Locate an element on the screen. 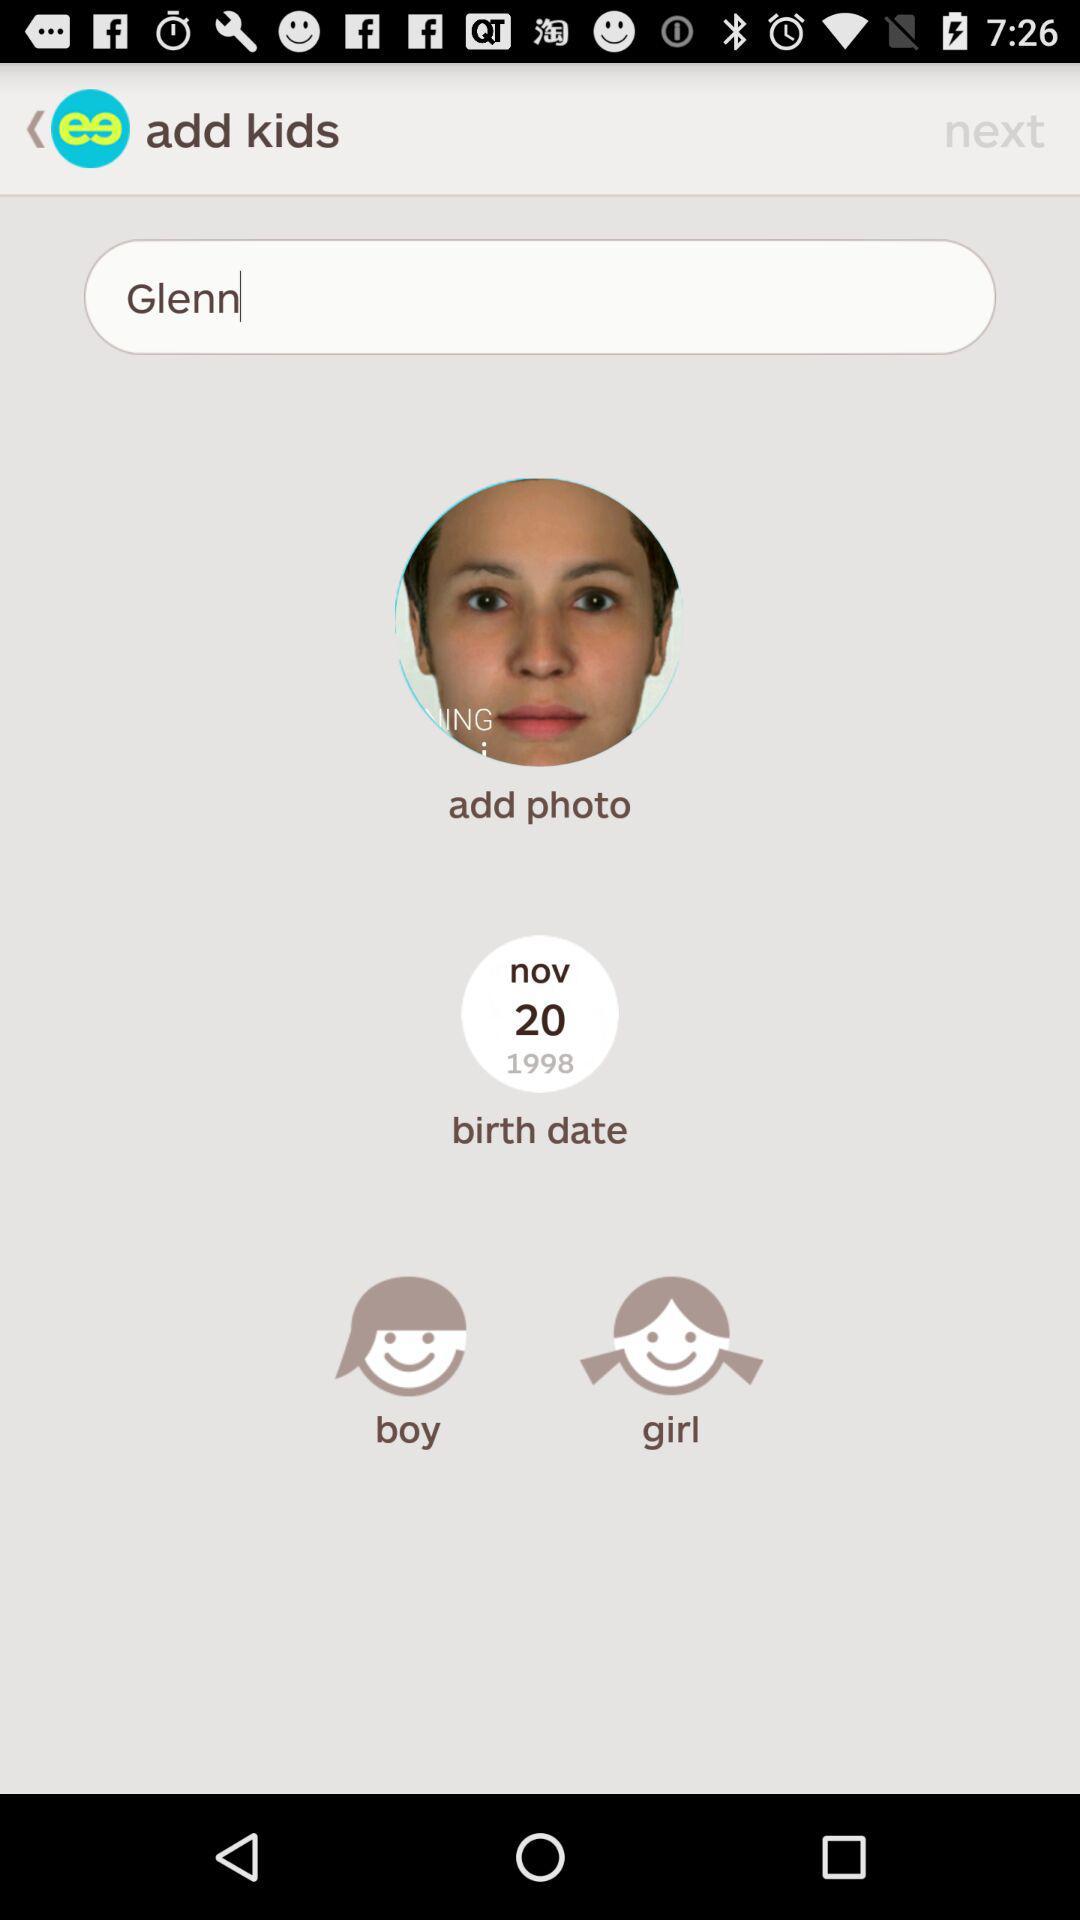  photo is located at coordinates (538, 621).